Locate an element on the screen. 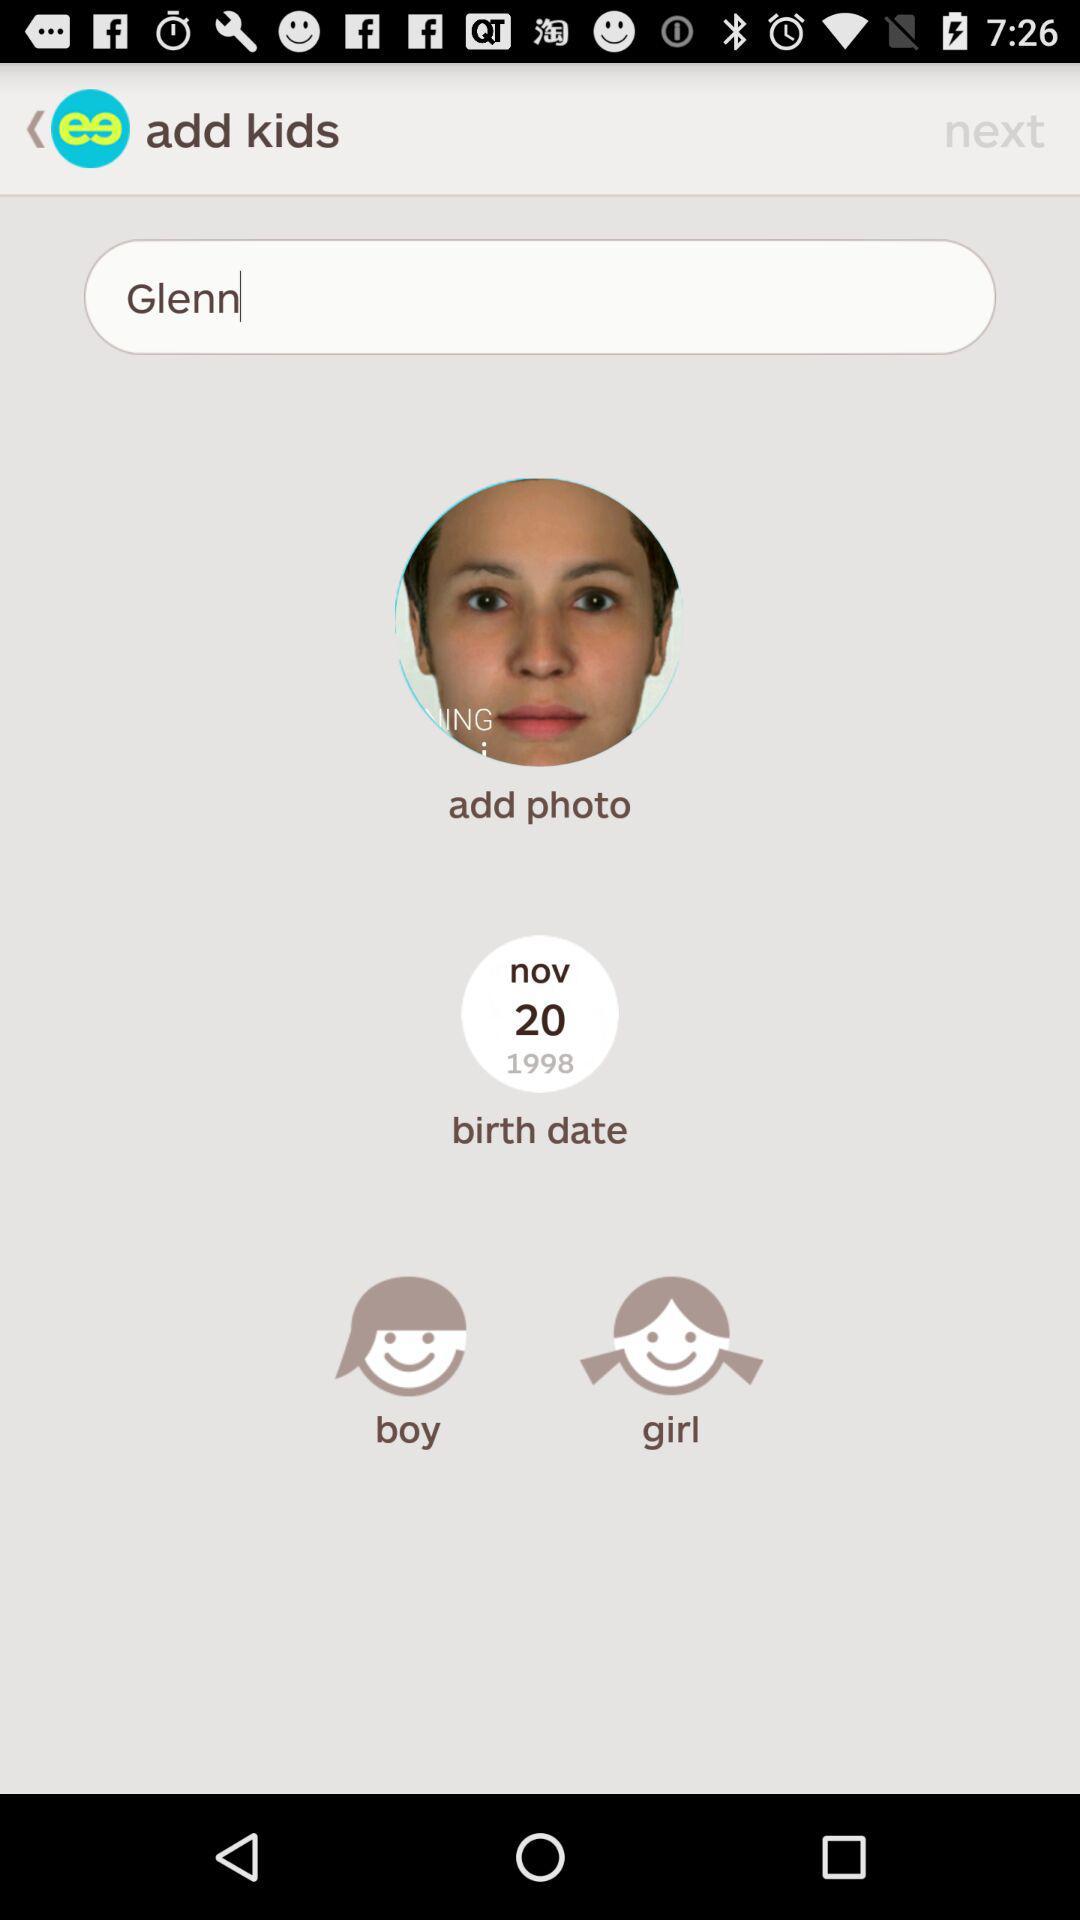  photo is located at coordinates (538, 621).